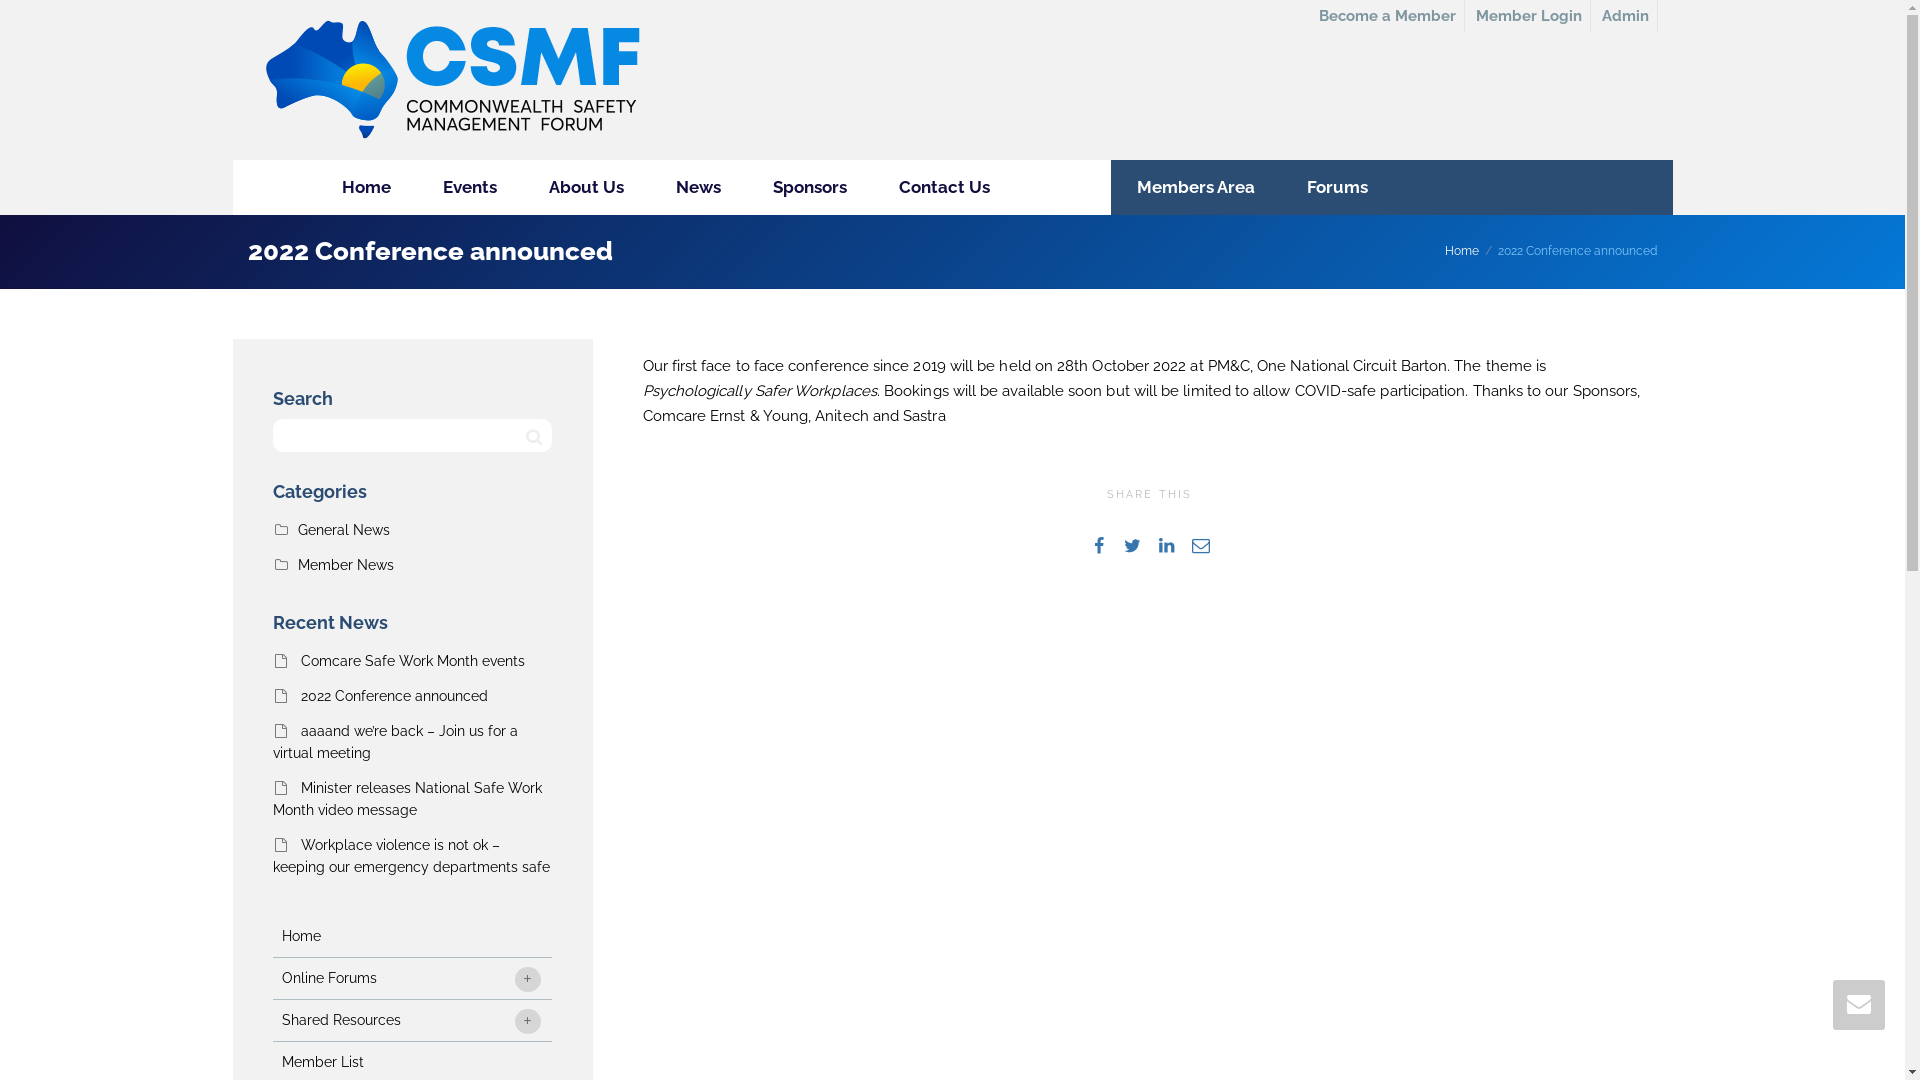 The height and width of the screenshot is (1080, 1920). What do you see at coordinates (584, 187) in the screenshot?
I see `'About Us'` at bounding box center [584, 187].